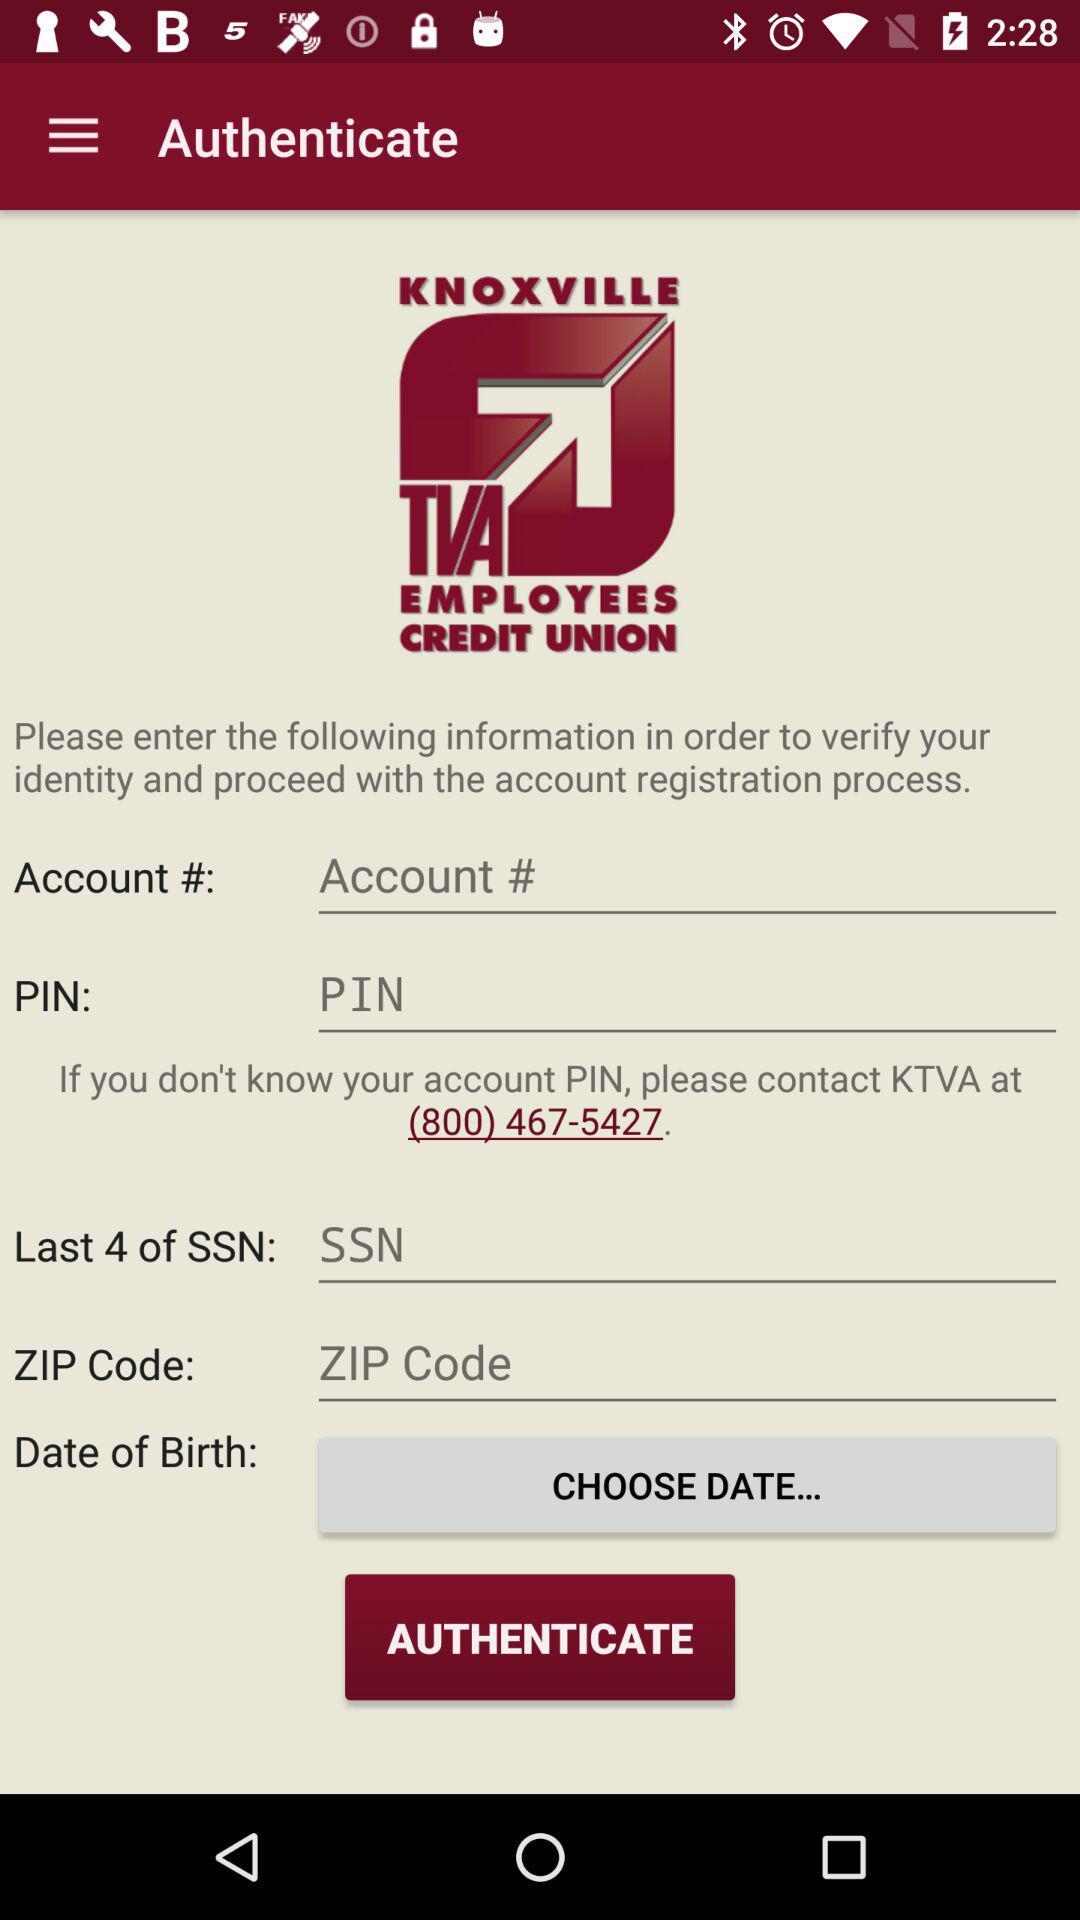 The height and width of the screenshot is (1920, 1080). What do you see at coordinates (686, 993) in the screenshot?
I see `text` at bounding box center [686, 993].